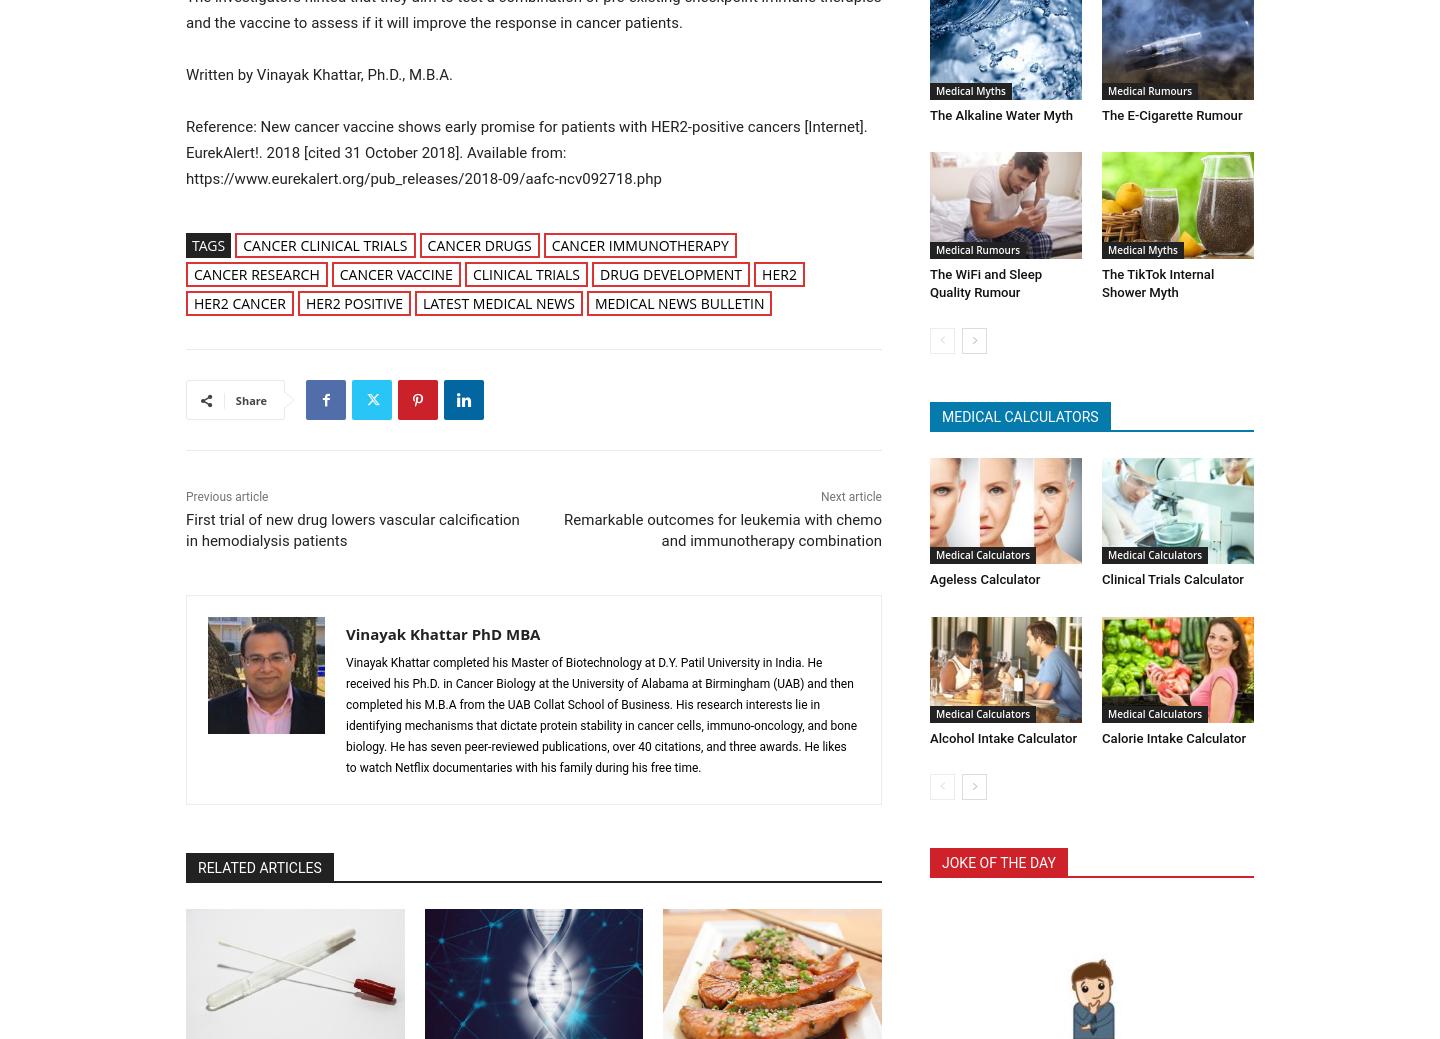 Image resolution: width=1440 pixels, height=1039 pixels. I want to click on 'Alcohol Intake Calculator', so click(1001, 732).